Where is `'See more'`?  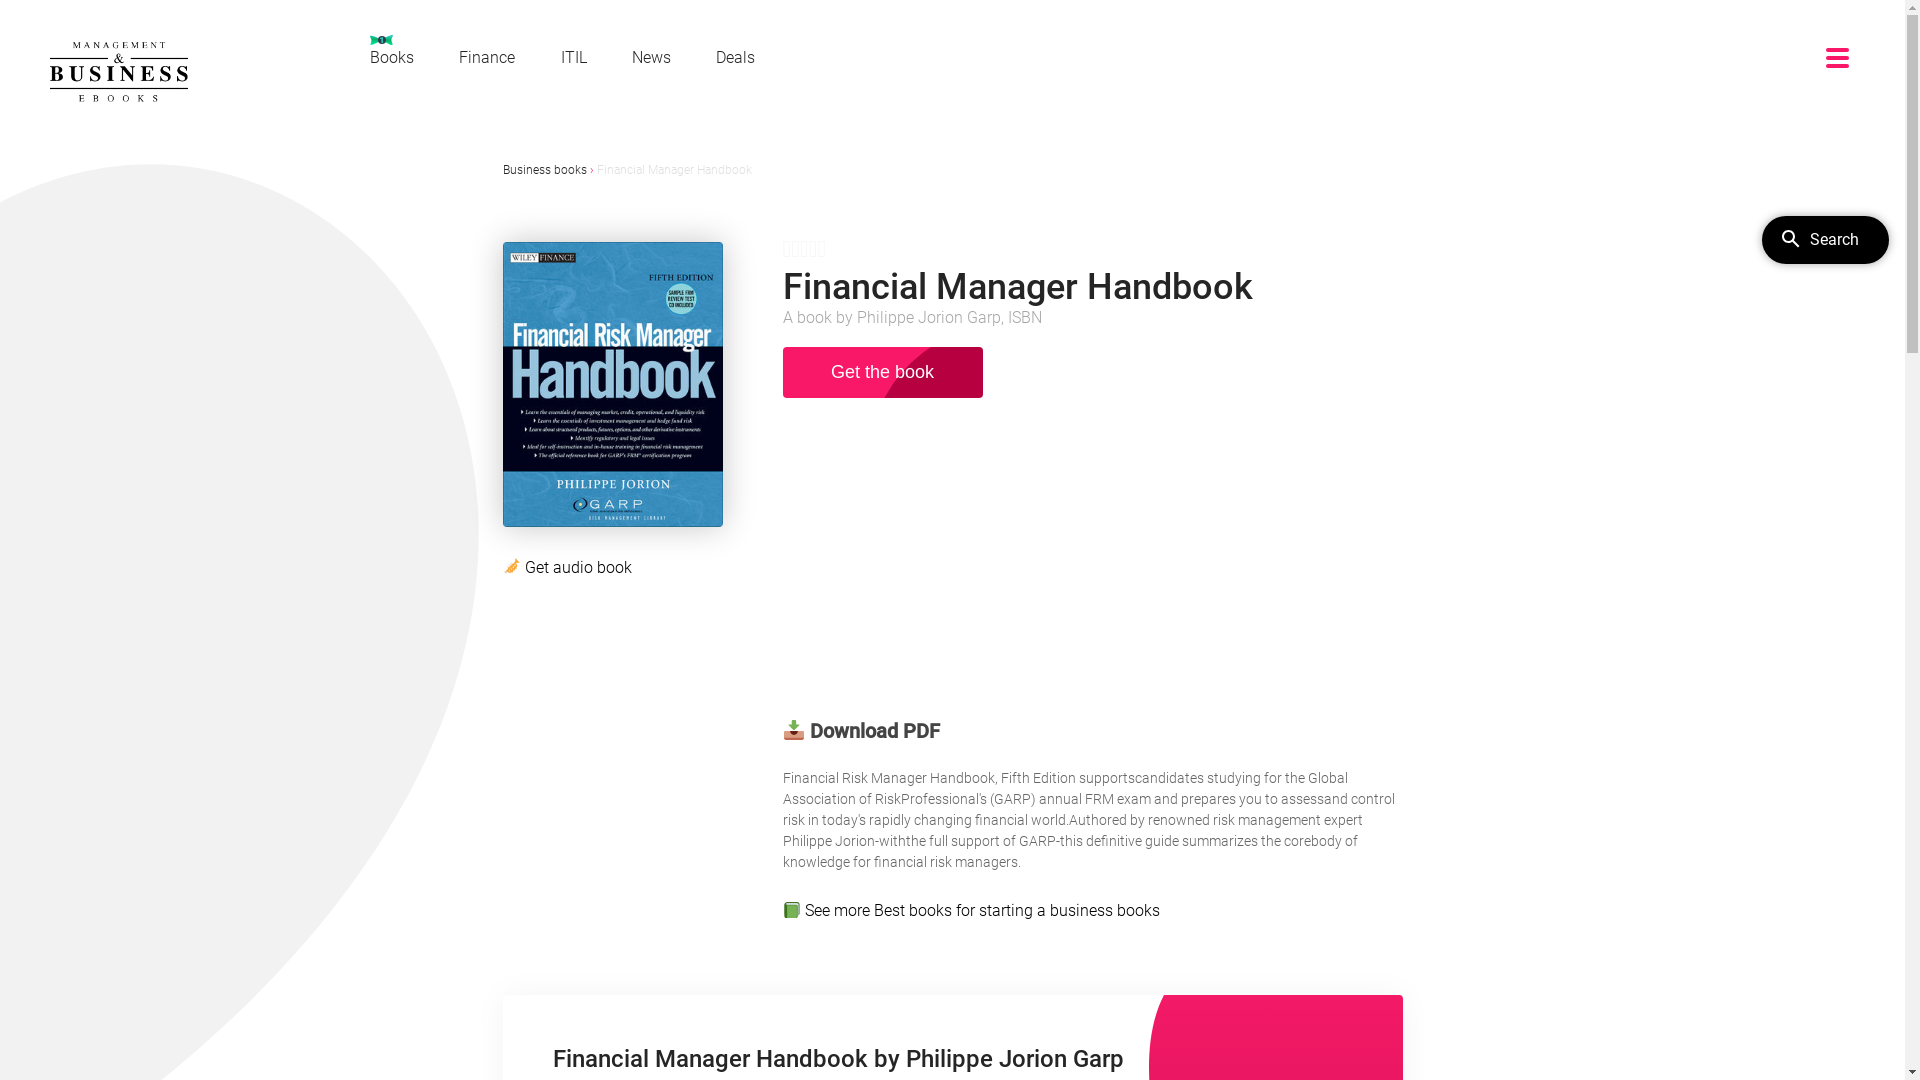
'See more' is located at coordinates (805, 910).